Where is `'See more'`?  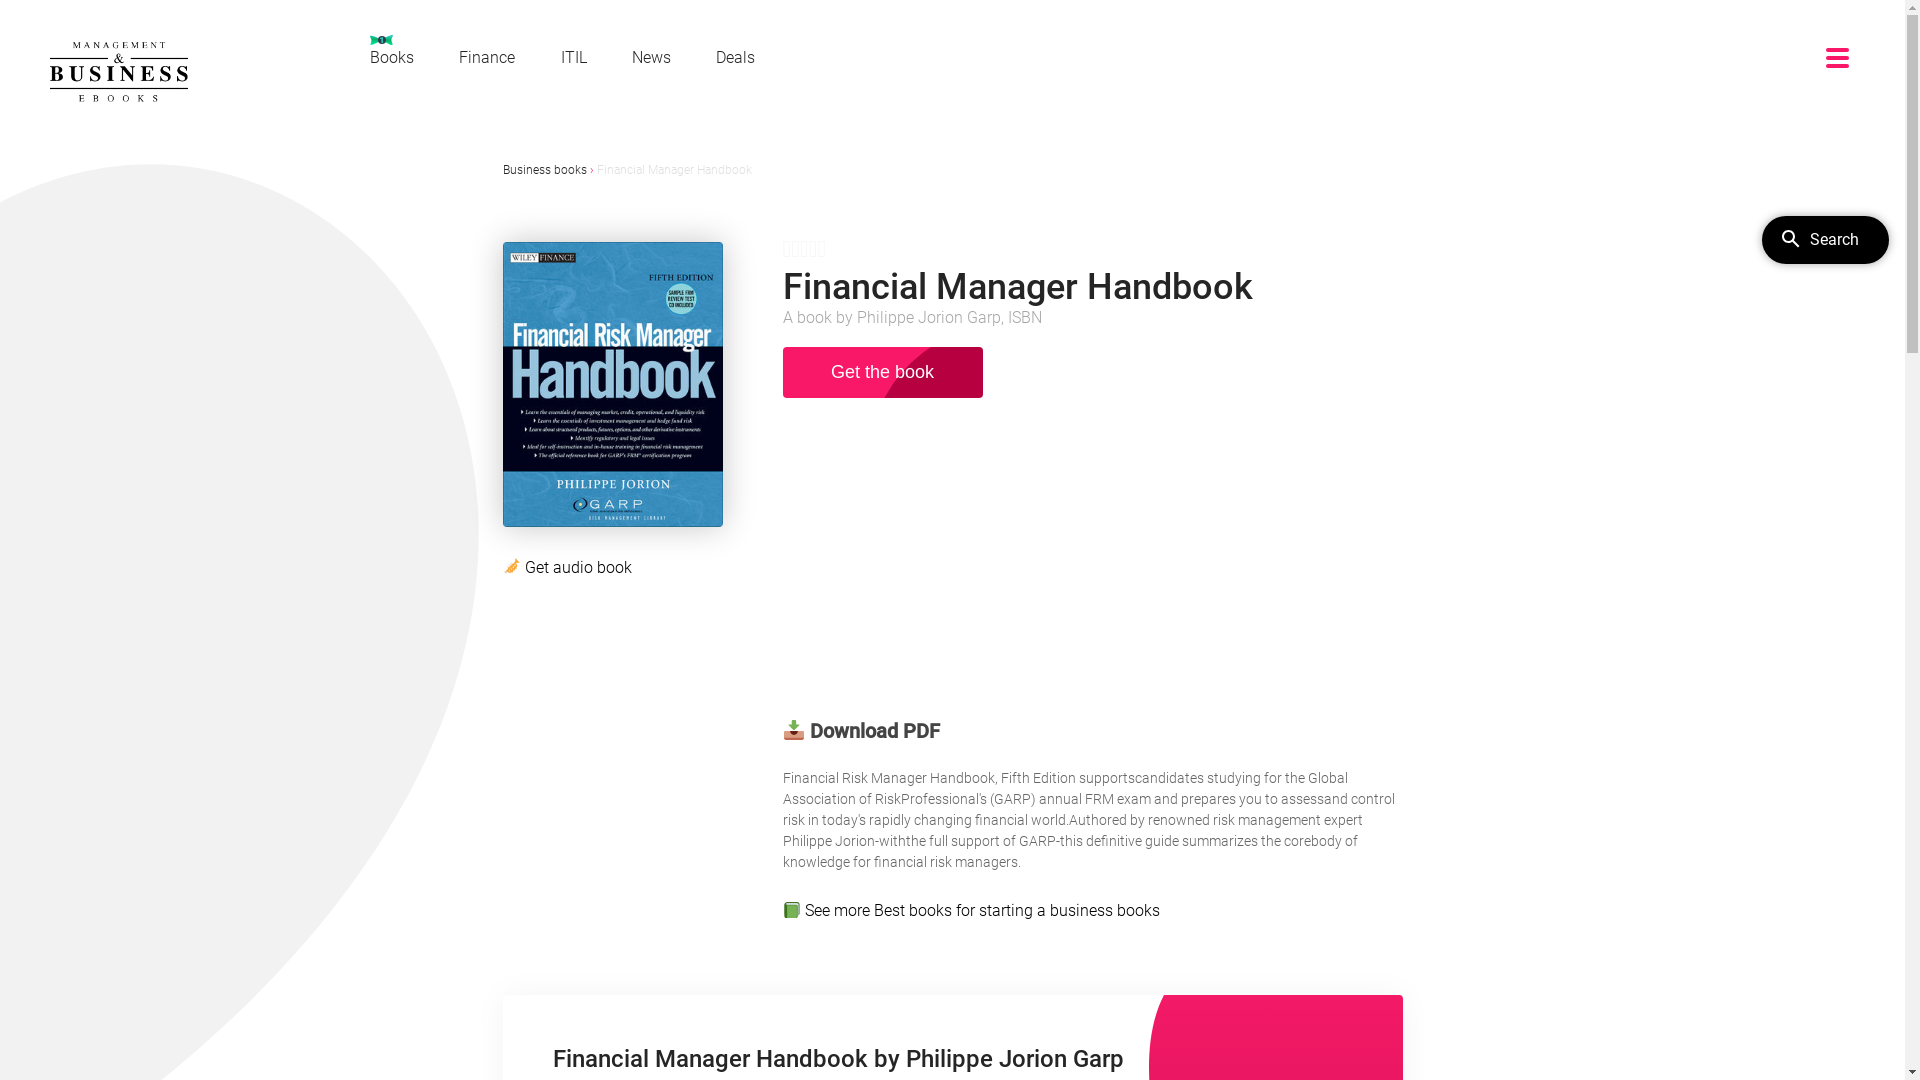
'See more' is located at coordinates (805, 910).